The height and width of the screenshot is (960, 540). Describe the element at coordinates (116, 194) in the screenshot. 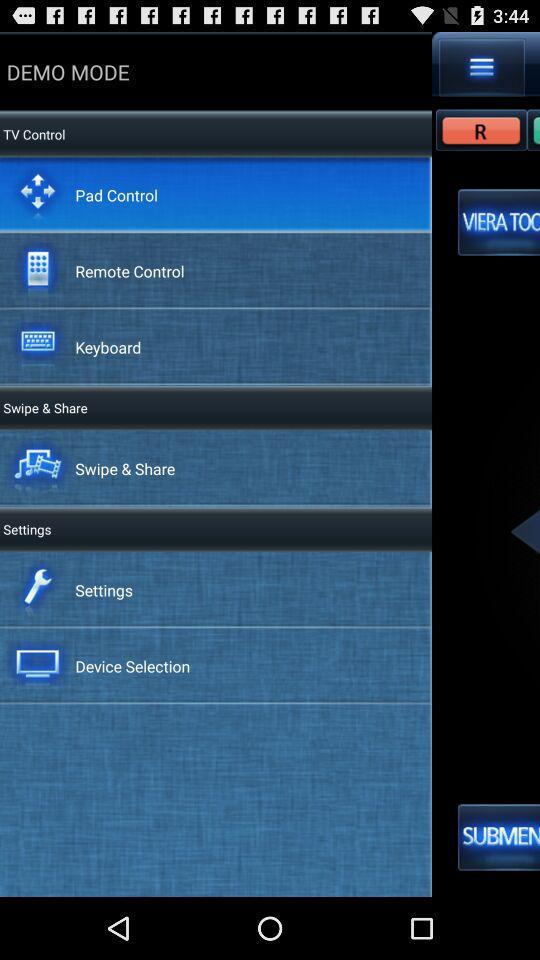

I see `pad control app` at that location.